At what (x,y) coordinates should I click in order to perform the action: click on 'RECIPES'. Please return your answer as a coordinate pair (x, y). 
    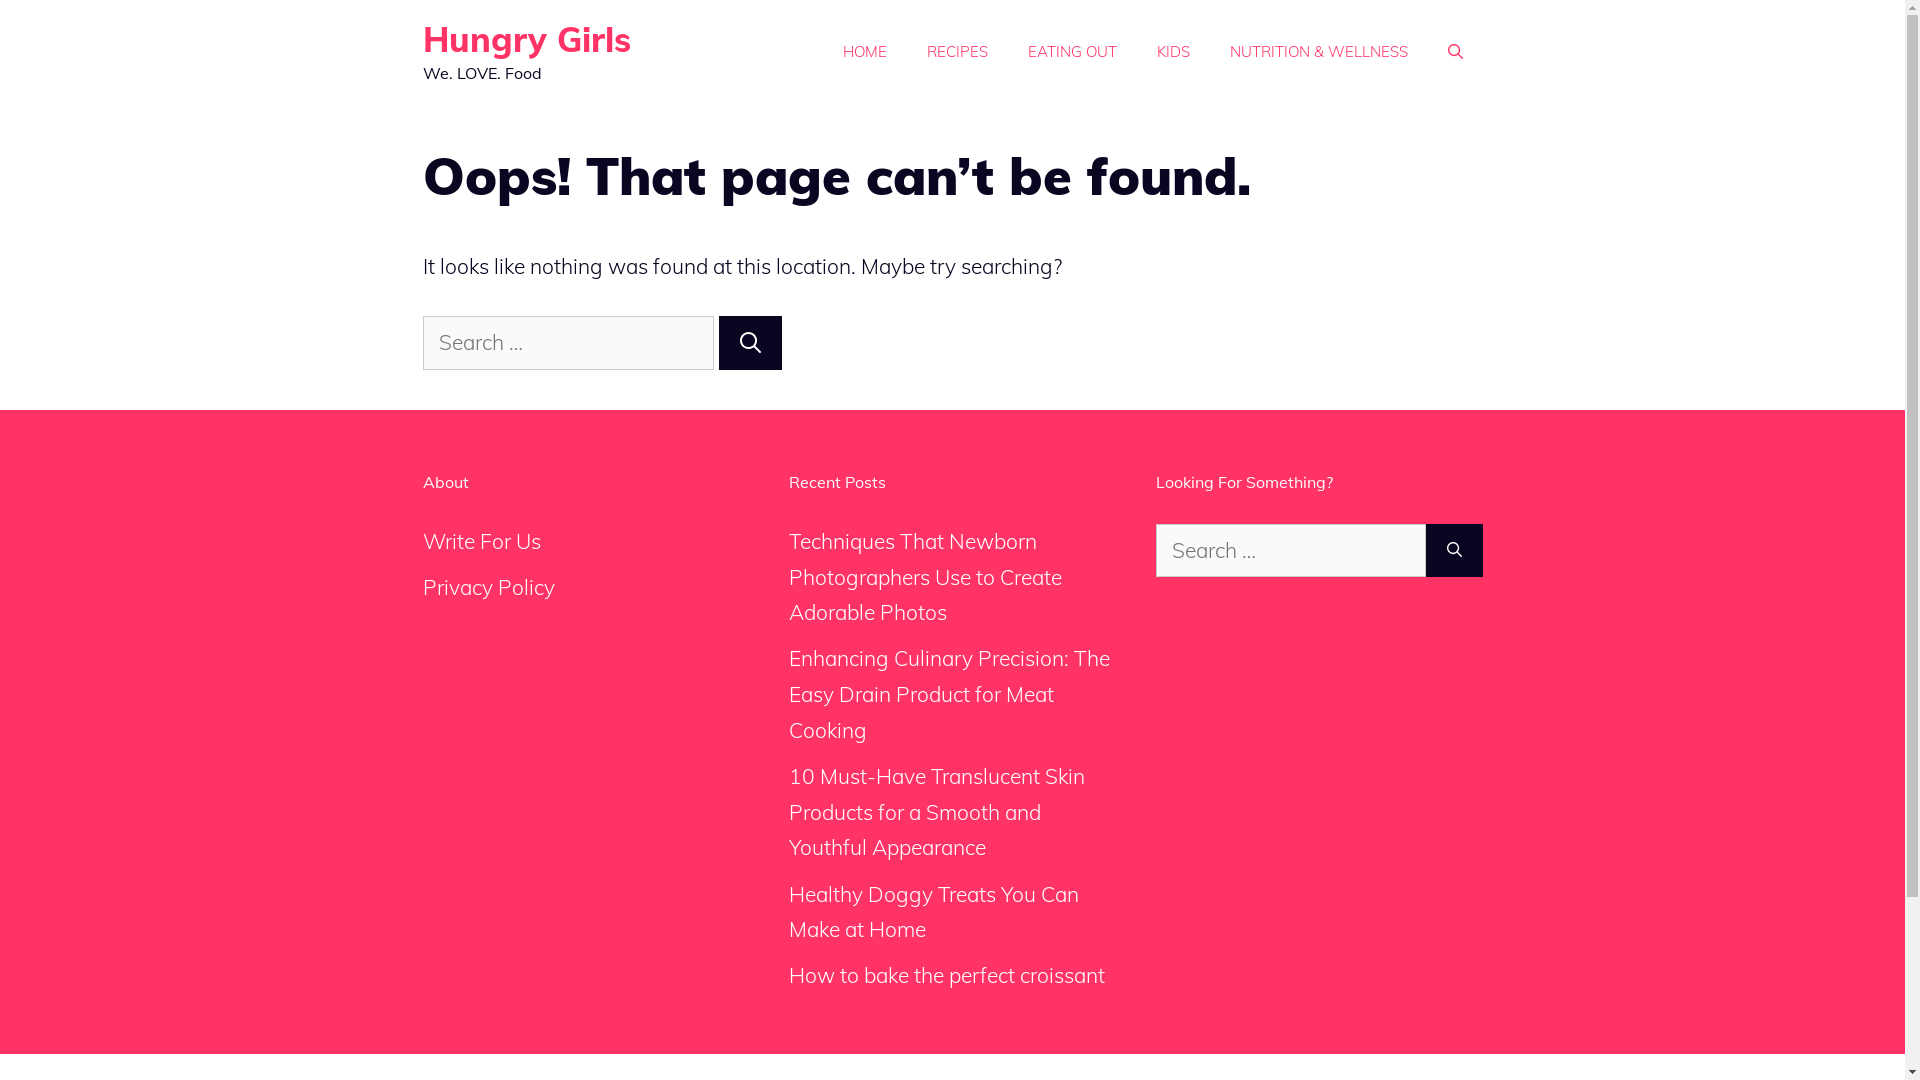
    Looking at the image, I should click on (955, 50).